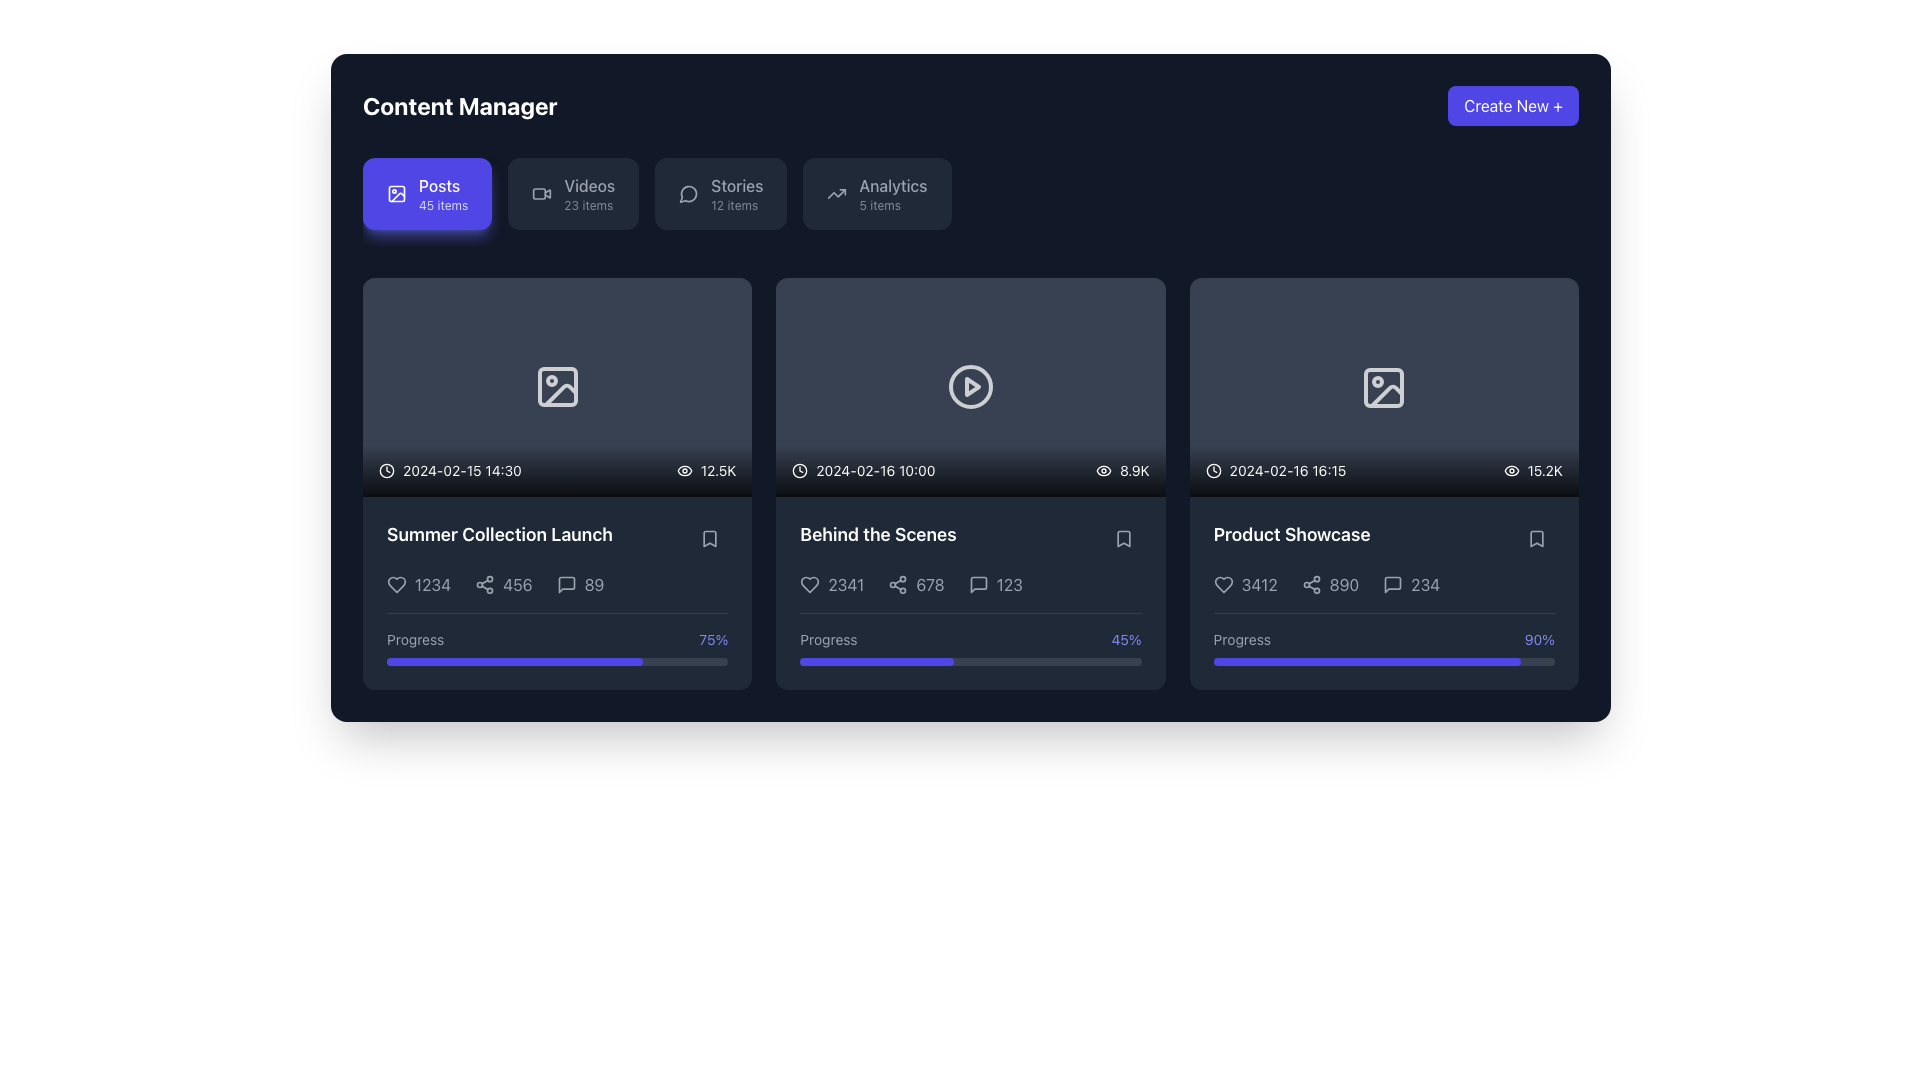 This screenshot has width=1920, height=1080. What do you see at coordinates (397, 193) in the screenshot?
I see `the rounded rectangle that serves as a background for the 'image' icon in the top-left 'Posts' tab` at bounding box center [397, 193].